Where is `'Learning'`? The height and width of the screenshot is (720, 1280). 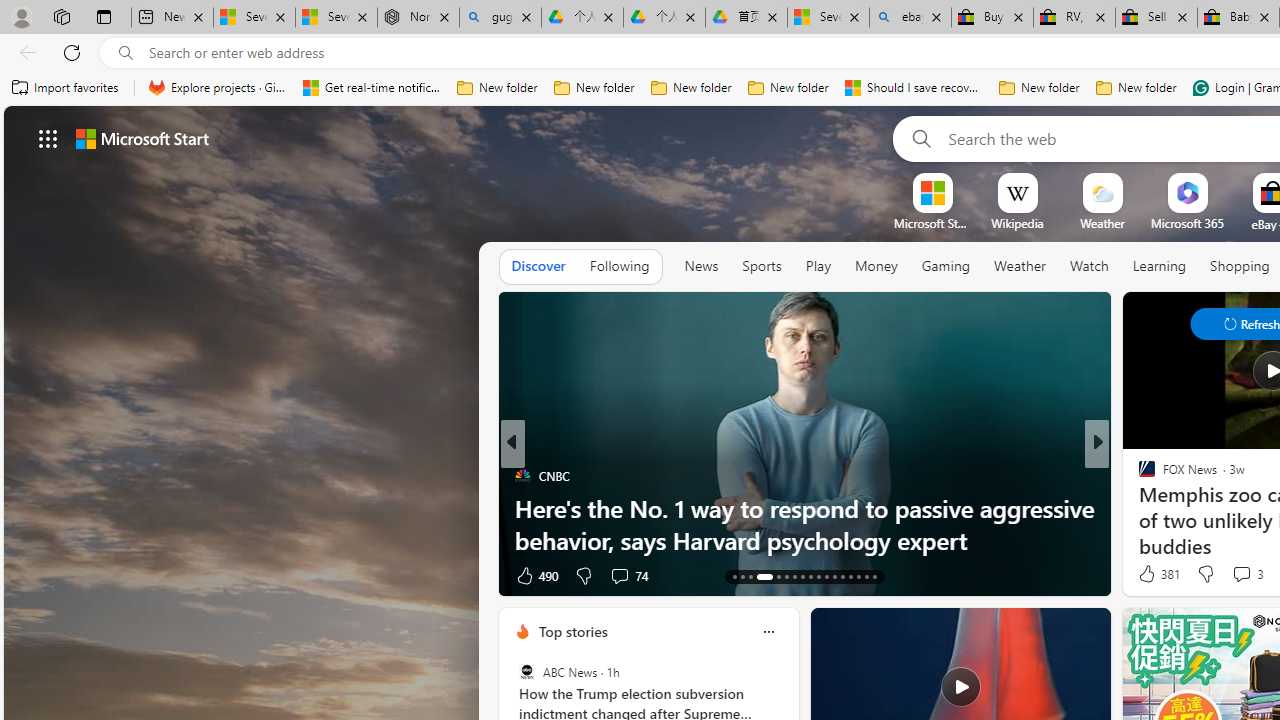
'Learning' is located at coordinates (1159, 266).